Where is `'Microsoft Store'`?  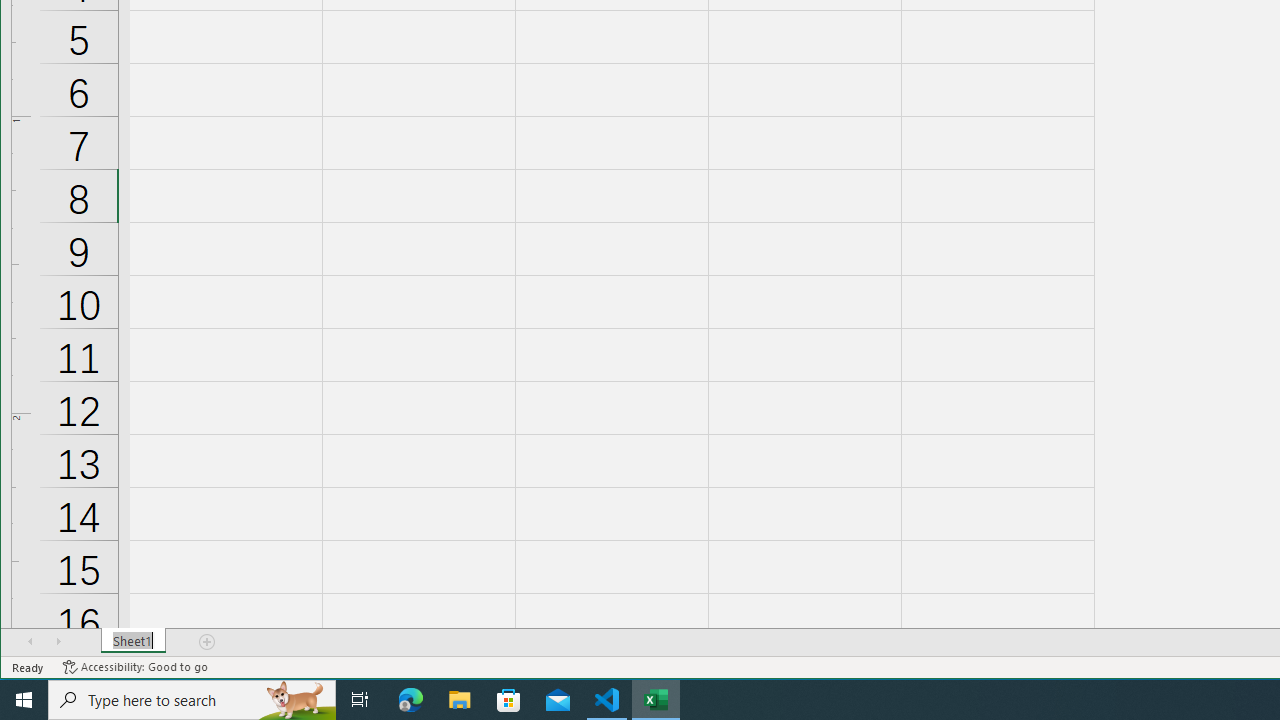 'Microsoft Store' is located at coordinates (509, 698).